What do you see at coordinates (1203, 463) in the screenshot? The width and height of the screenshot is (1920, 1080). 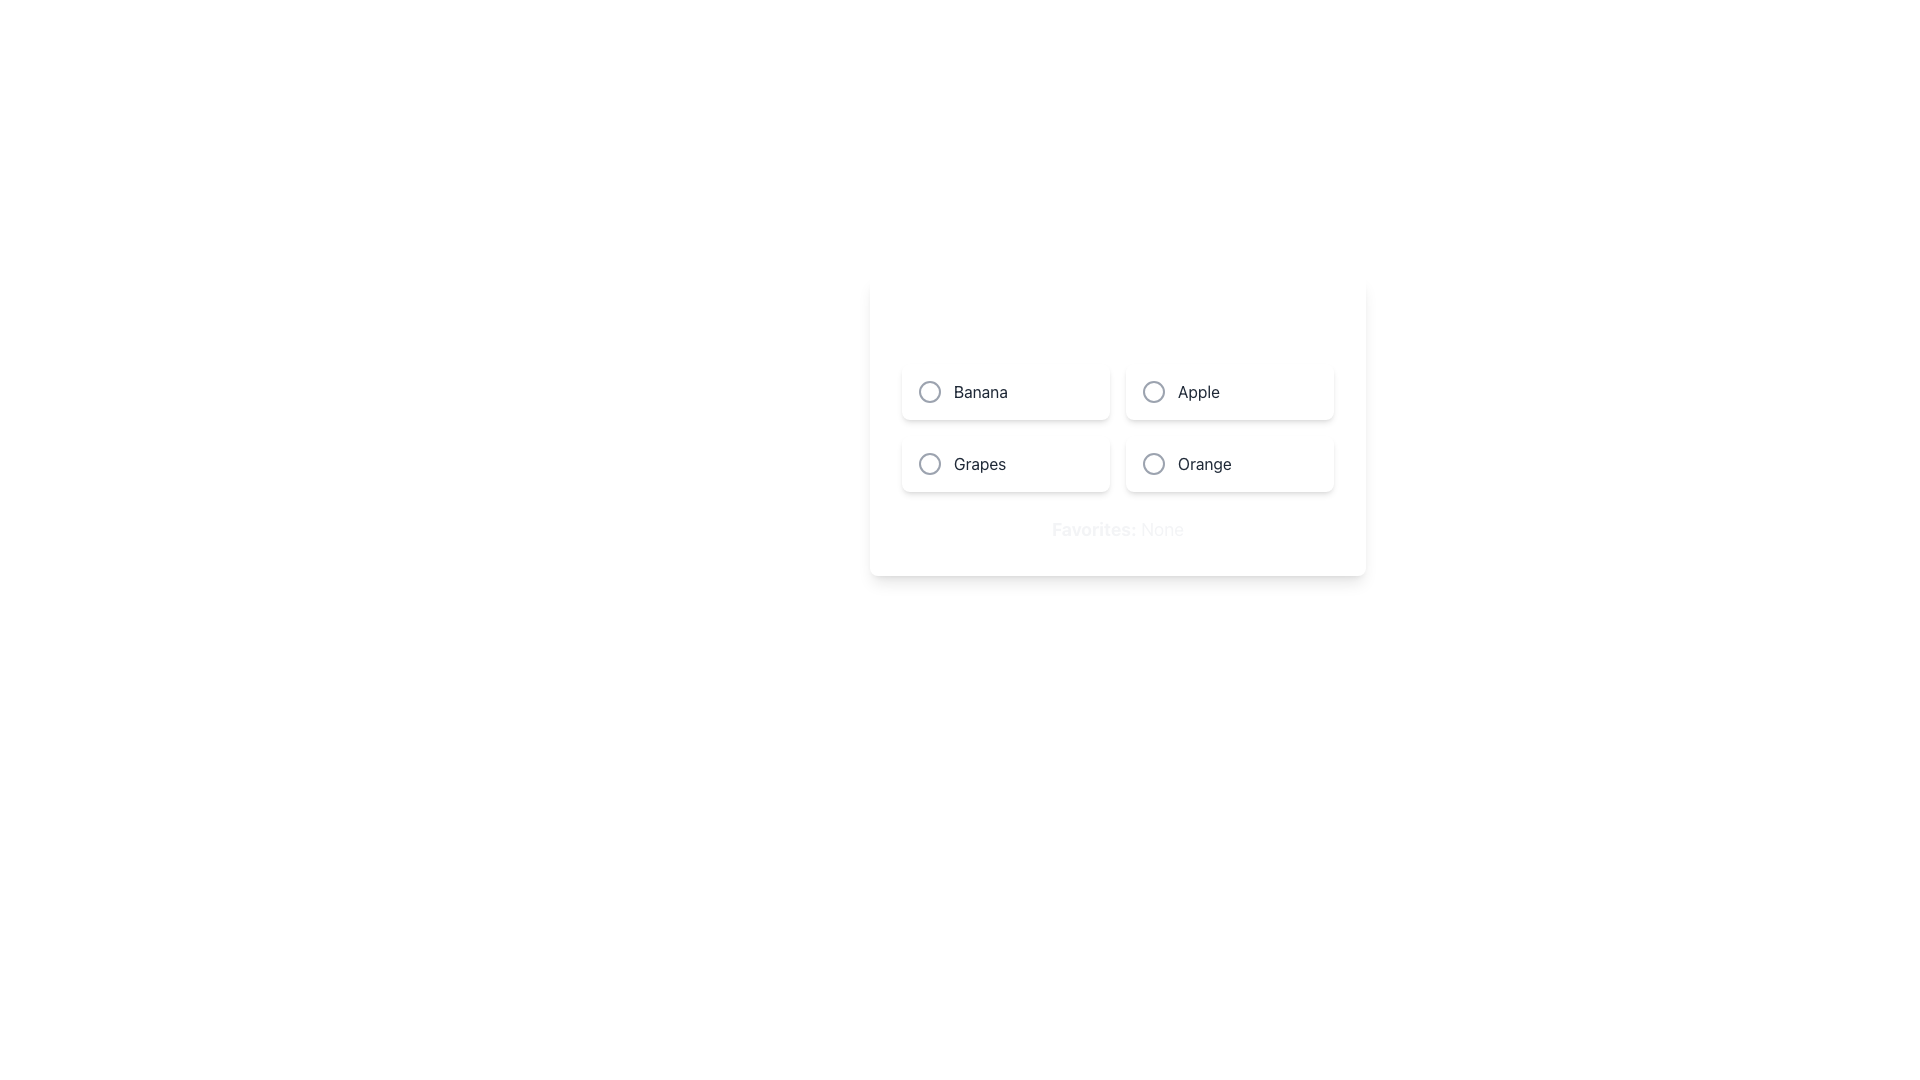 I see `the text label 'Orange' within the selectable radio button group, which is part of a white card with rounded edges` at bounding box center [1203, 463].